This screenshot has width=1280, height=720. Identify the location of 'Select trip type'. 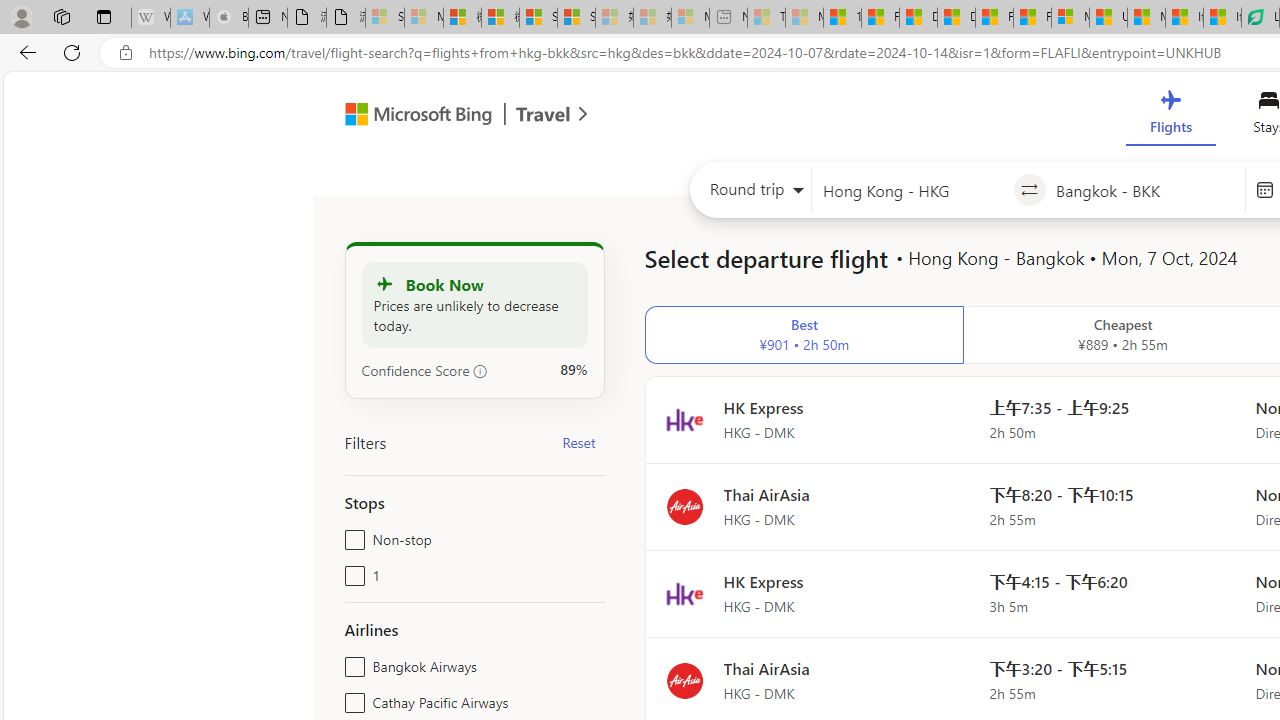
(750, 194).